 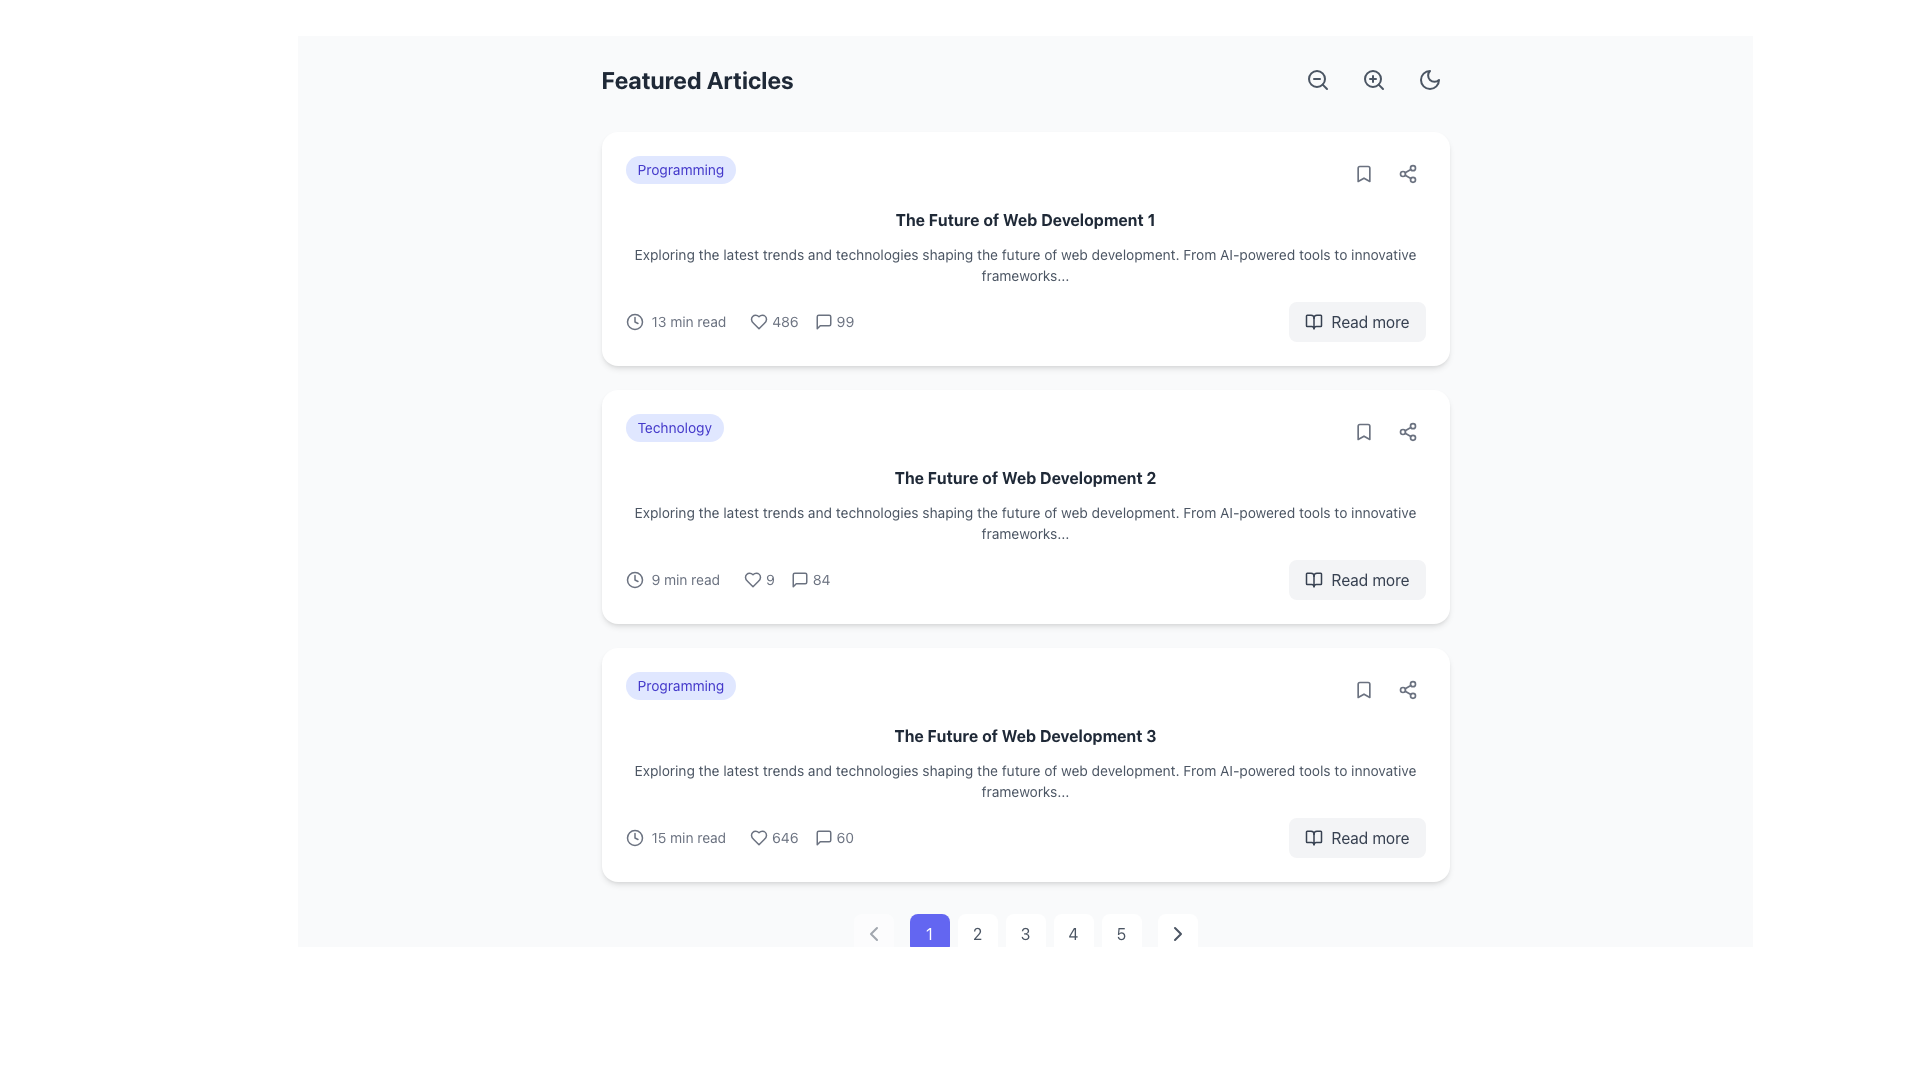 What do you see at coordinates (1025, 933) in the screenshot?
I see `the rounded white button labeled '3' in the pagination bar` at bounding box center [1025, 933].